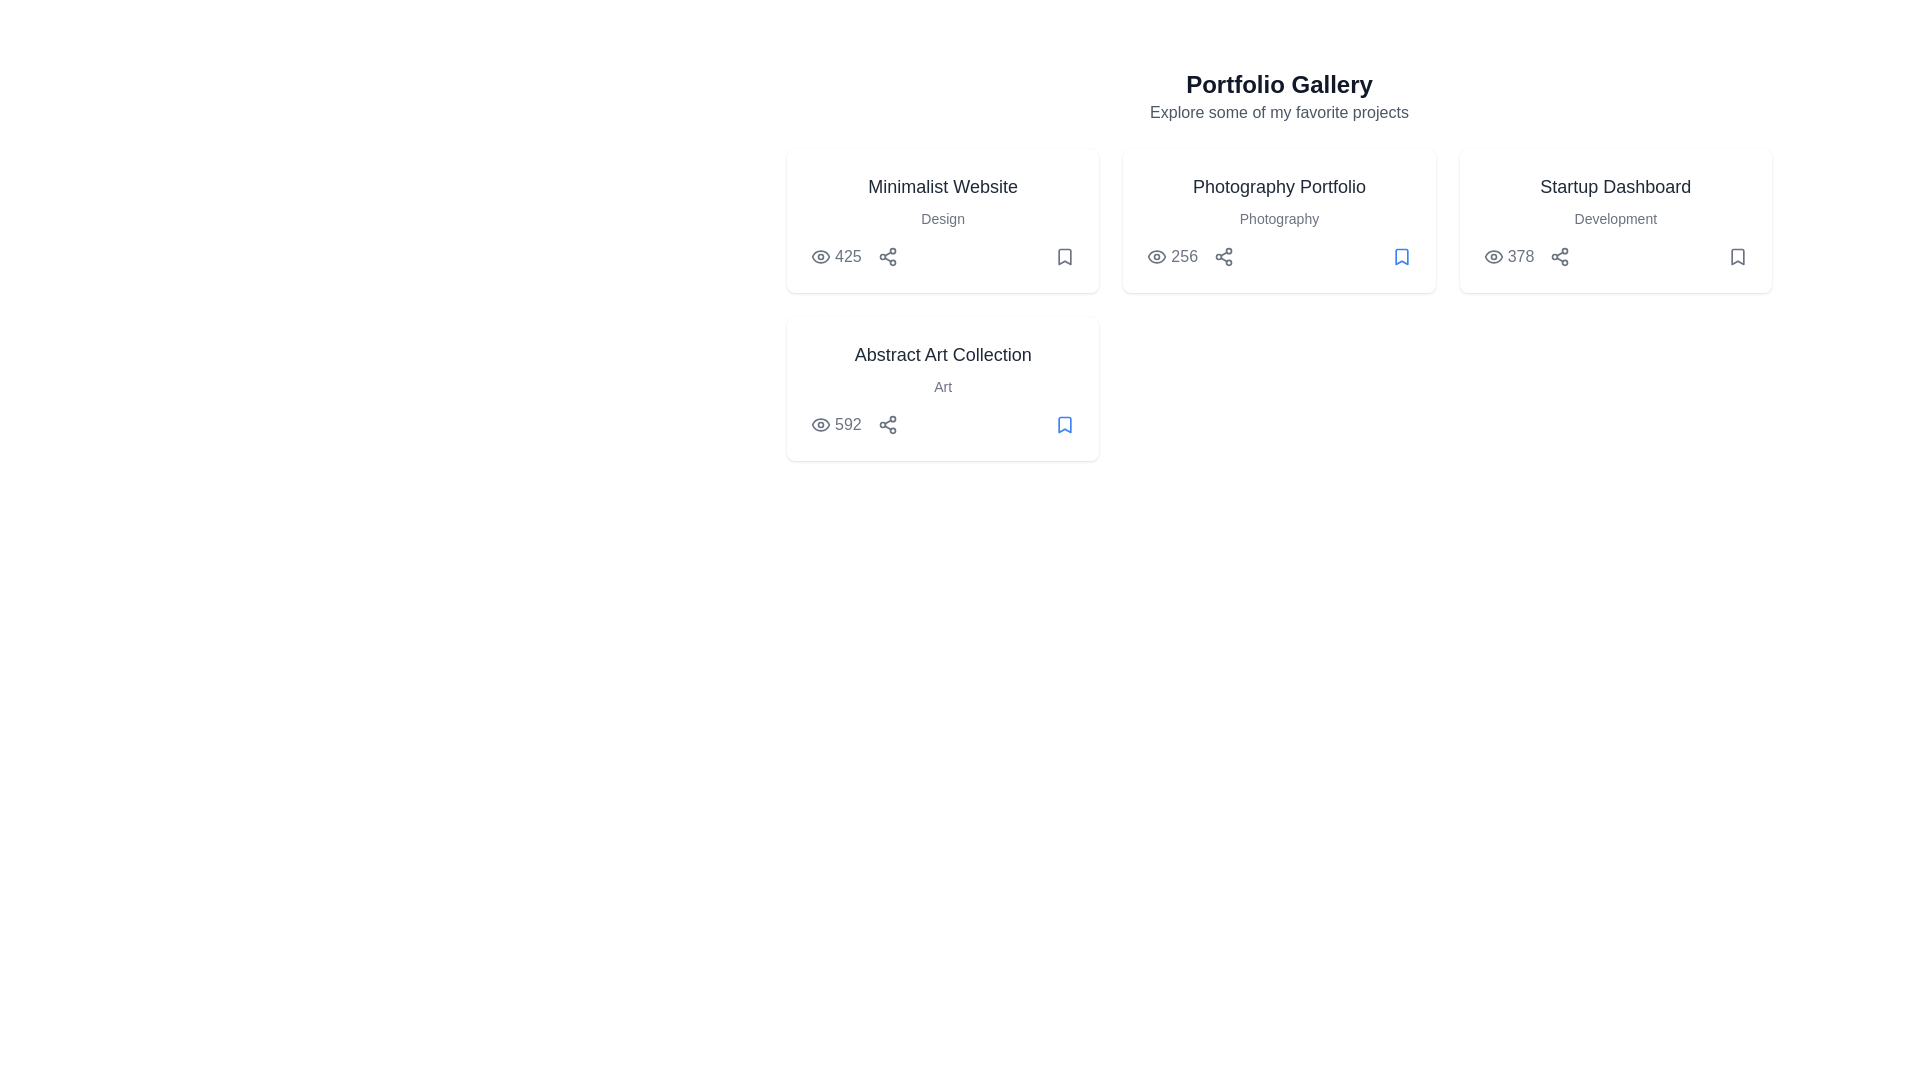 The width and height of the screenshot is (1920, 1080). Describe the element at coordinates (1278, 112) in the screenshot. I see `the Static Text element that provides context for the portfolio gallery, located directly below the main title 'Portfolio Gallery'` at that location.